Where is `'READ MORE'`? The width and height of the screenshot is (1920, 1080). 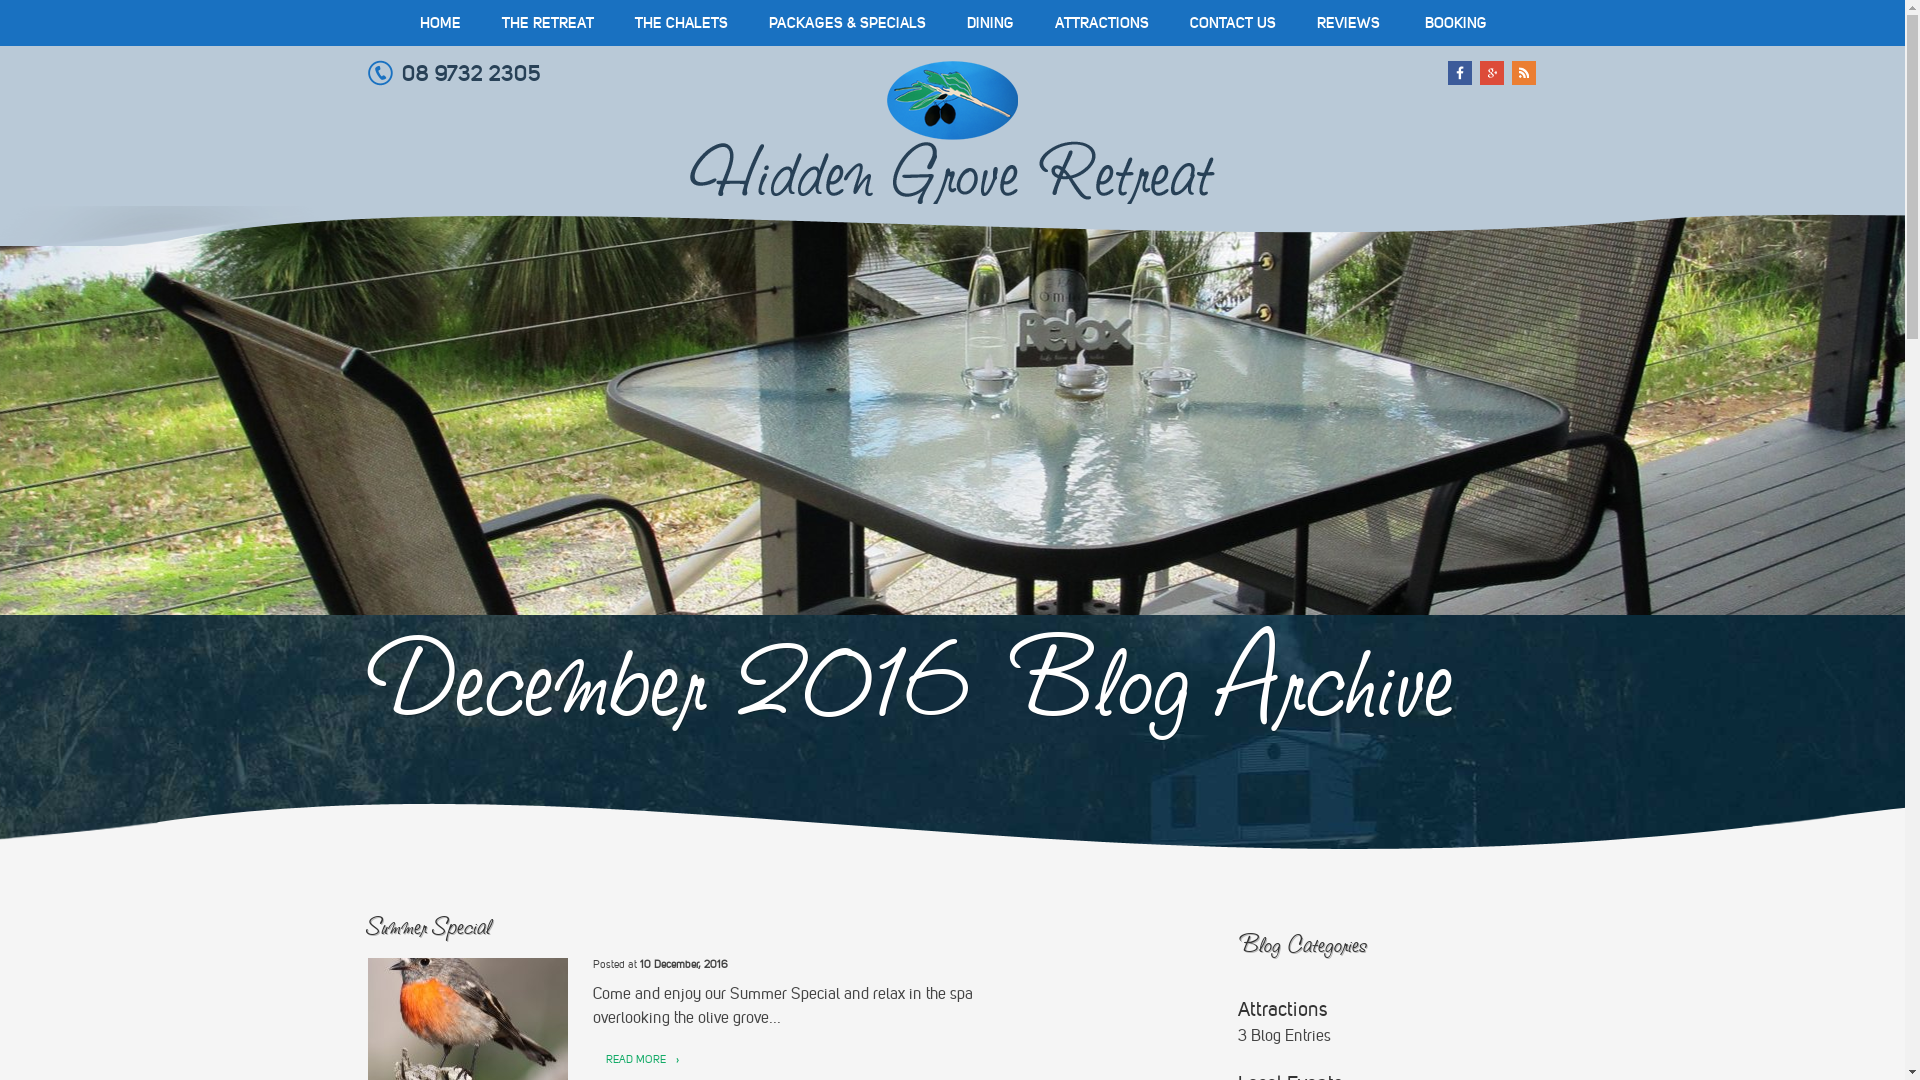
'READ MORE' is located at coordinates (633, 1059).